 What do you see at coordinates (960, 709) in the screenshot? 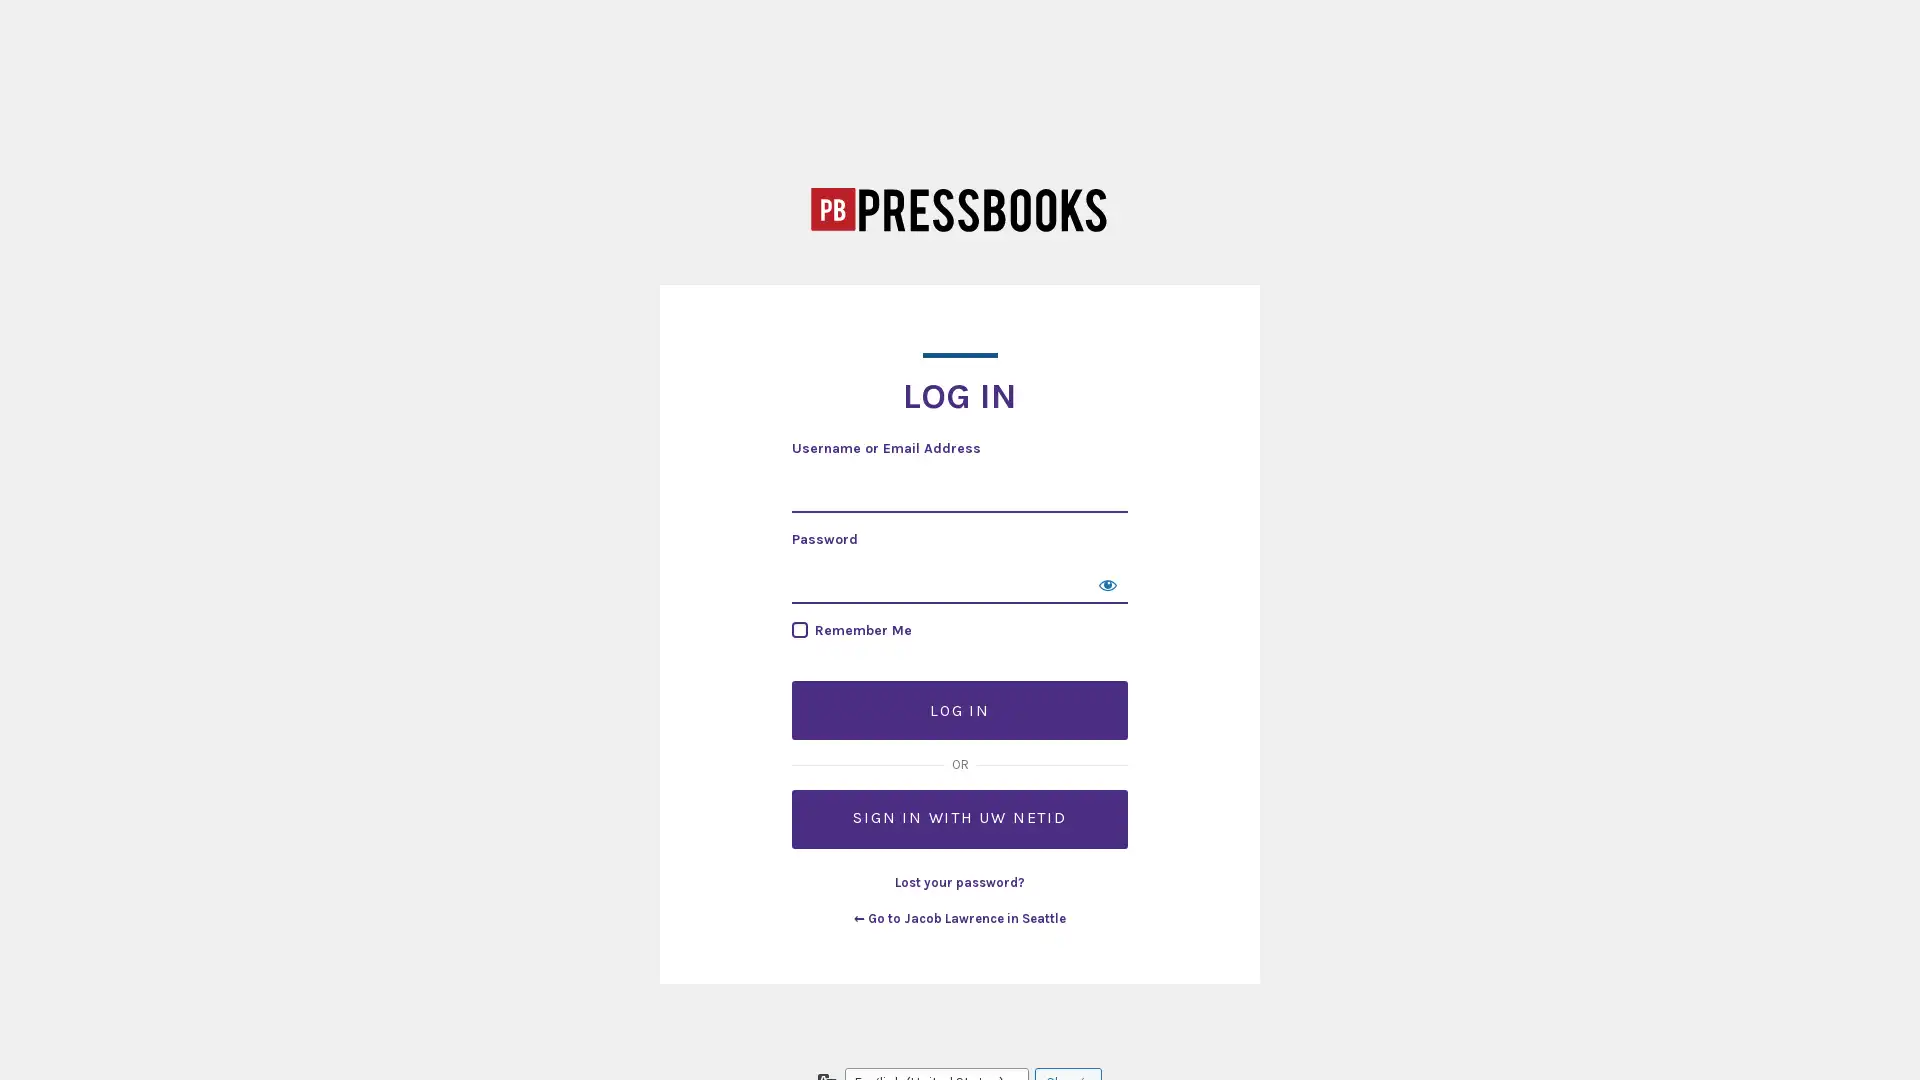
I see `Log In` at bounding box center [960, 709].